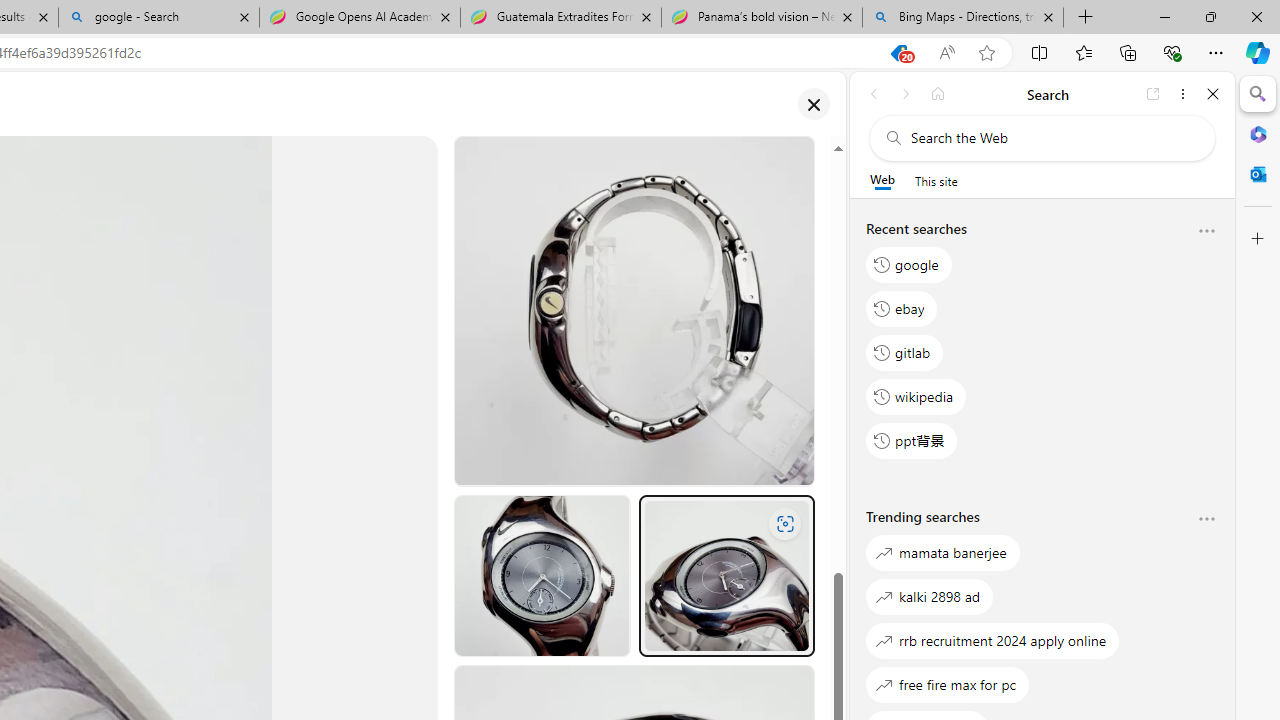 The image size is (1280, 720). I want to click on 'mamata banerjee', so click(942, 552).